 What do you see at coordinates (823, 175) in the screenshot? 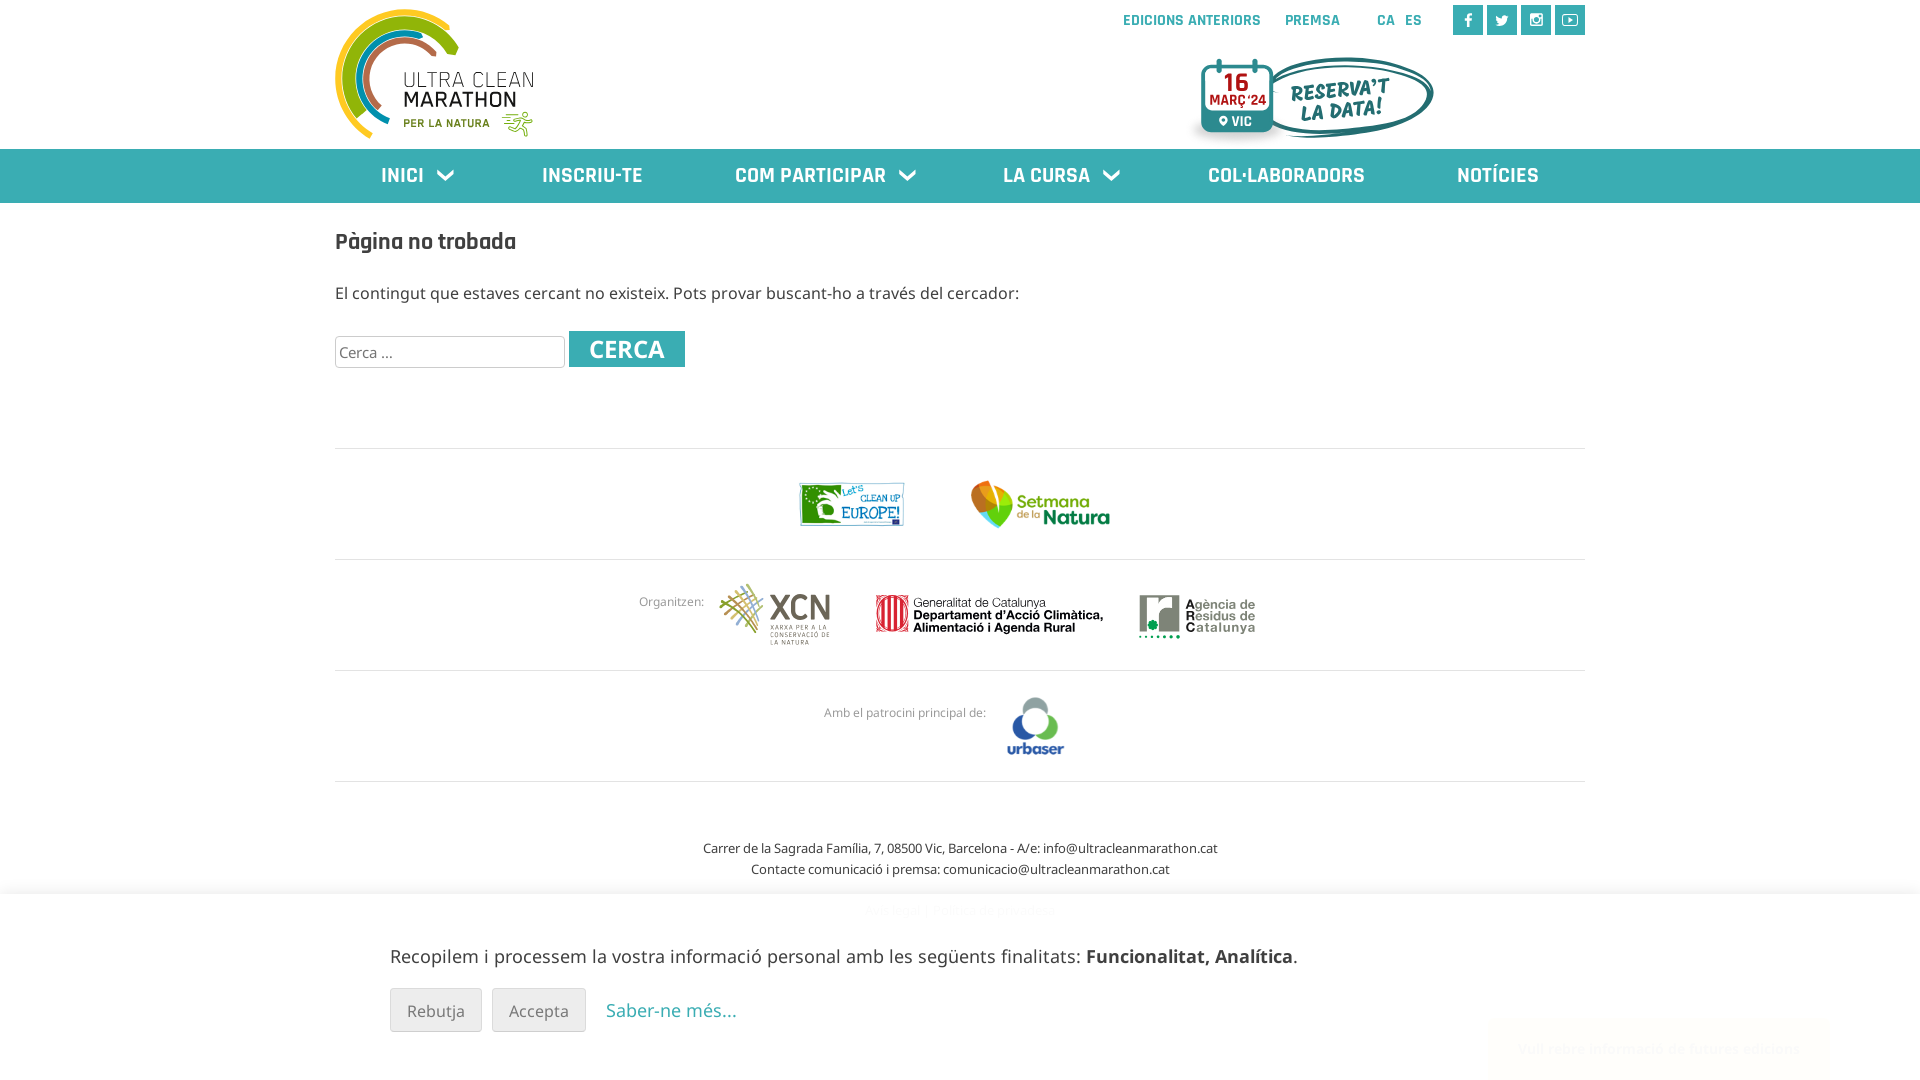
I see `'COM PARTICIPAR'` at bounding box center [823, 175].